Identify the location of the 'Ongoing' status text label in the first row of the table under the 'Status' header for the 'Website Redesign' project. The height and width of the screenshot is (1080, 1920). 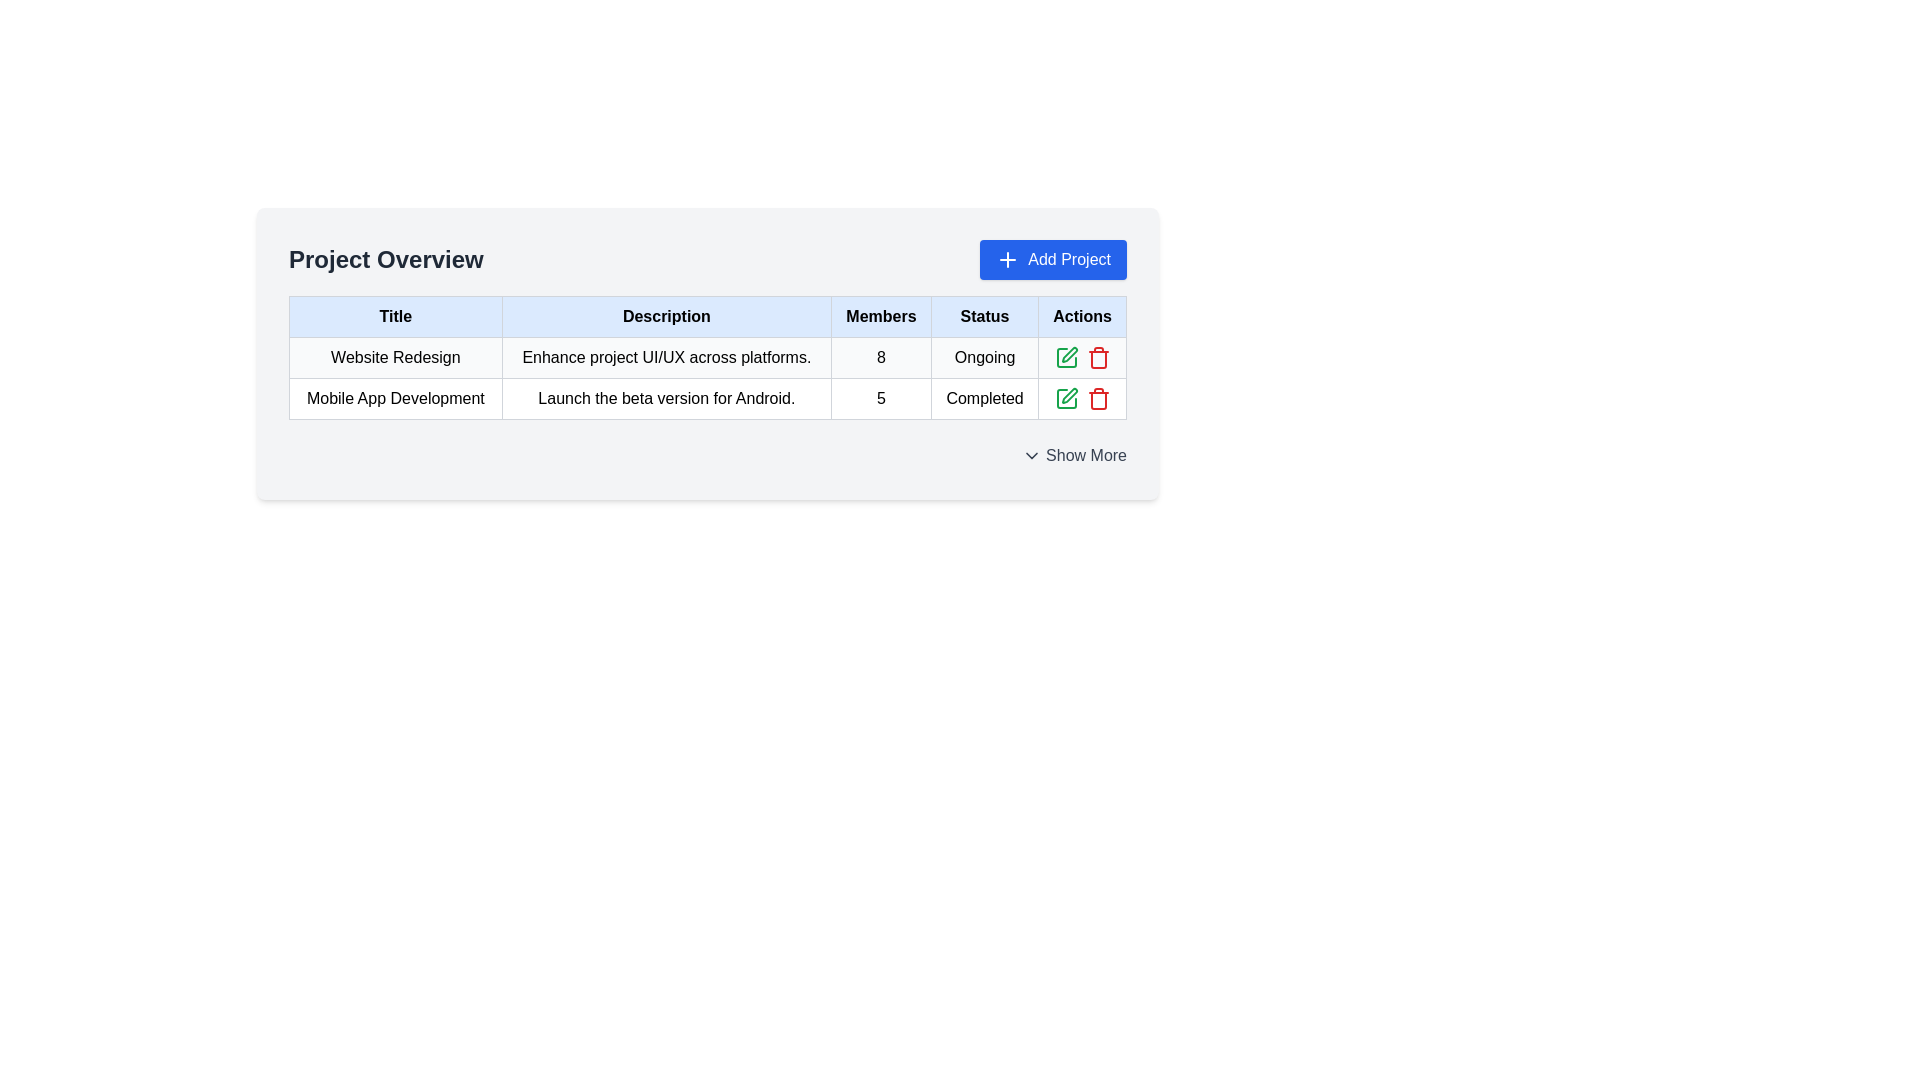
(985, 357).